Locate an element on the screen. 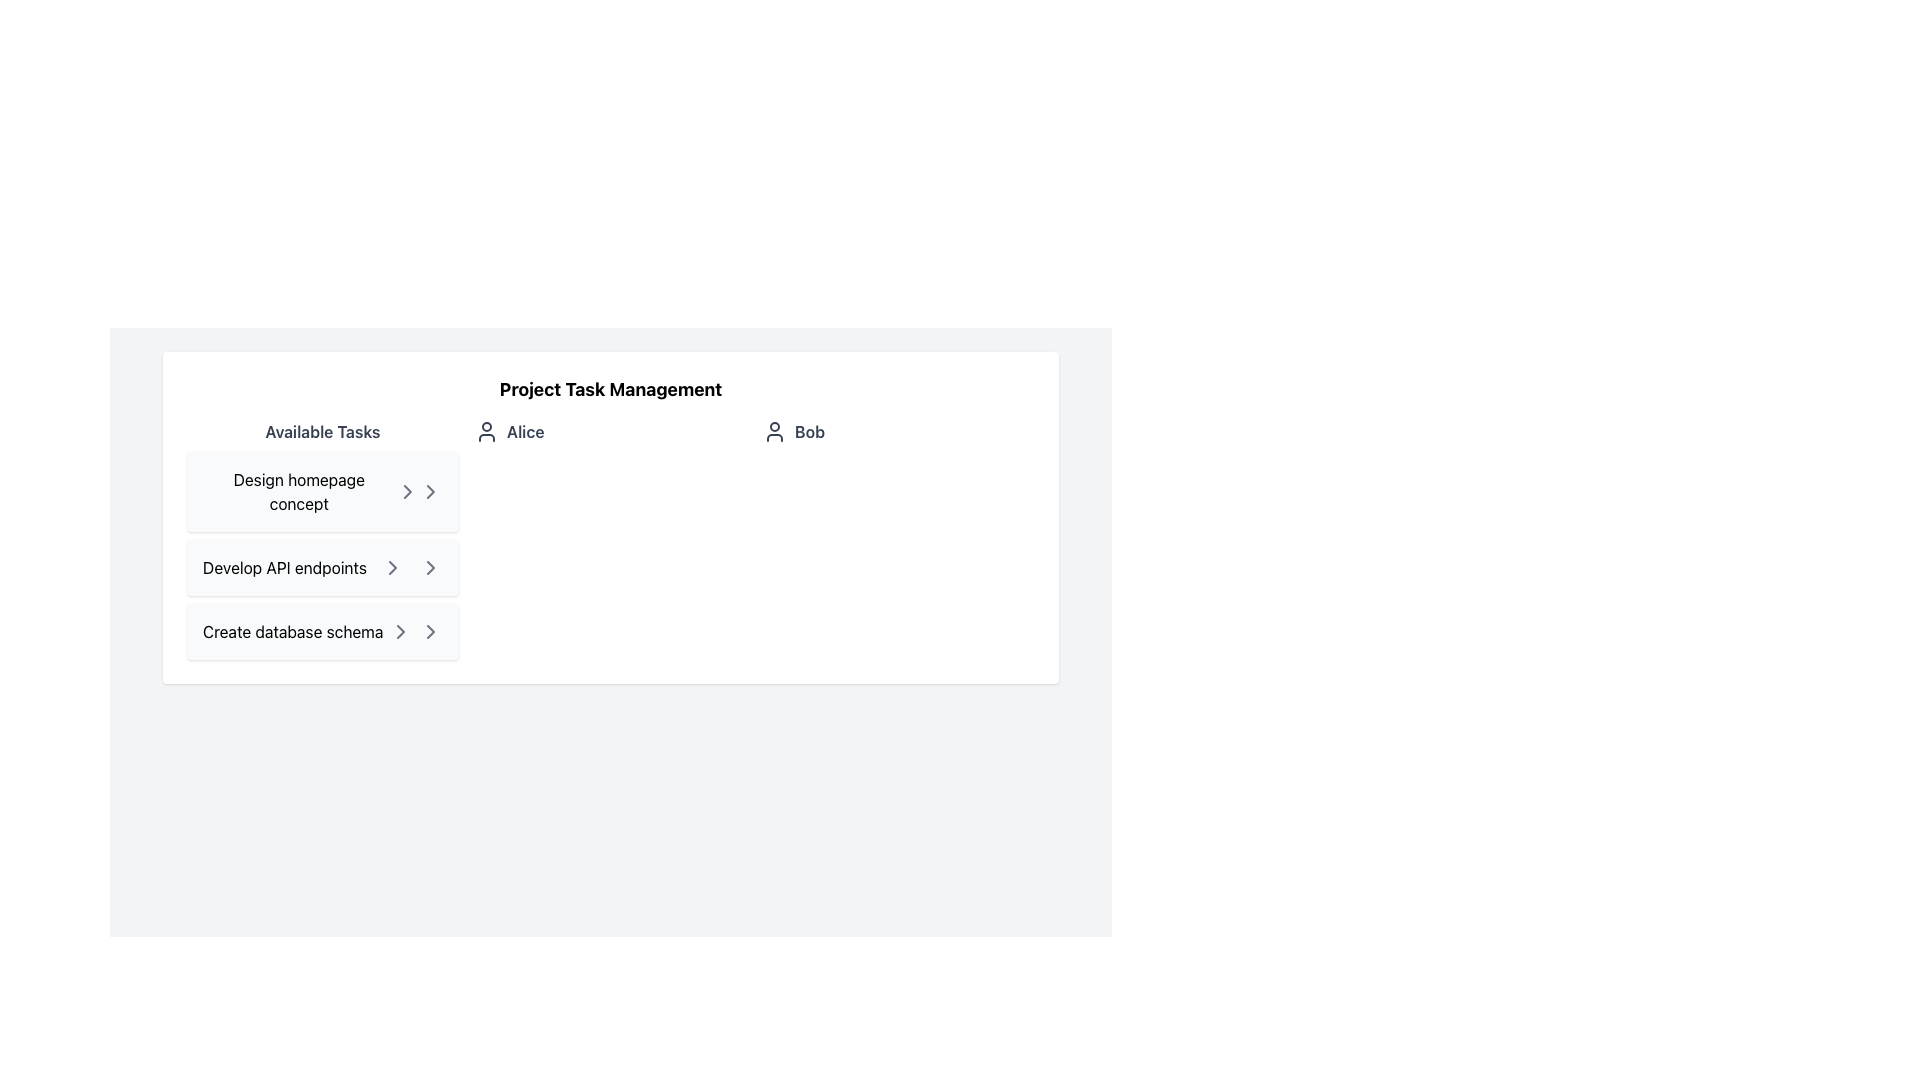 The width and height of the screenshot is (1920, 1080). the 'Create database schema' text link within the 'Available Tasks' menu is located at coordinates (292, 632).